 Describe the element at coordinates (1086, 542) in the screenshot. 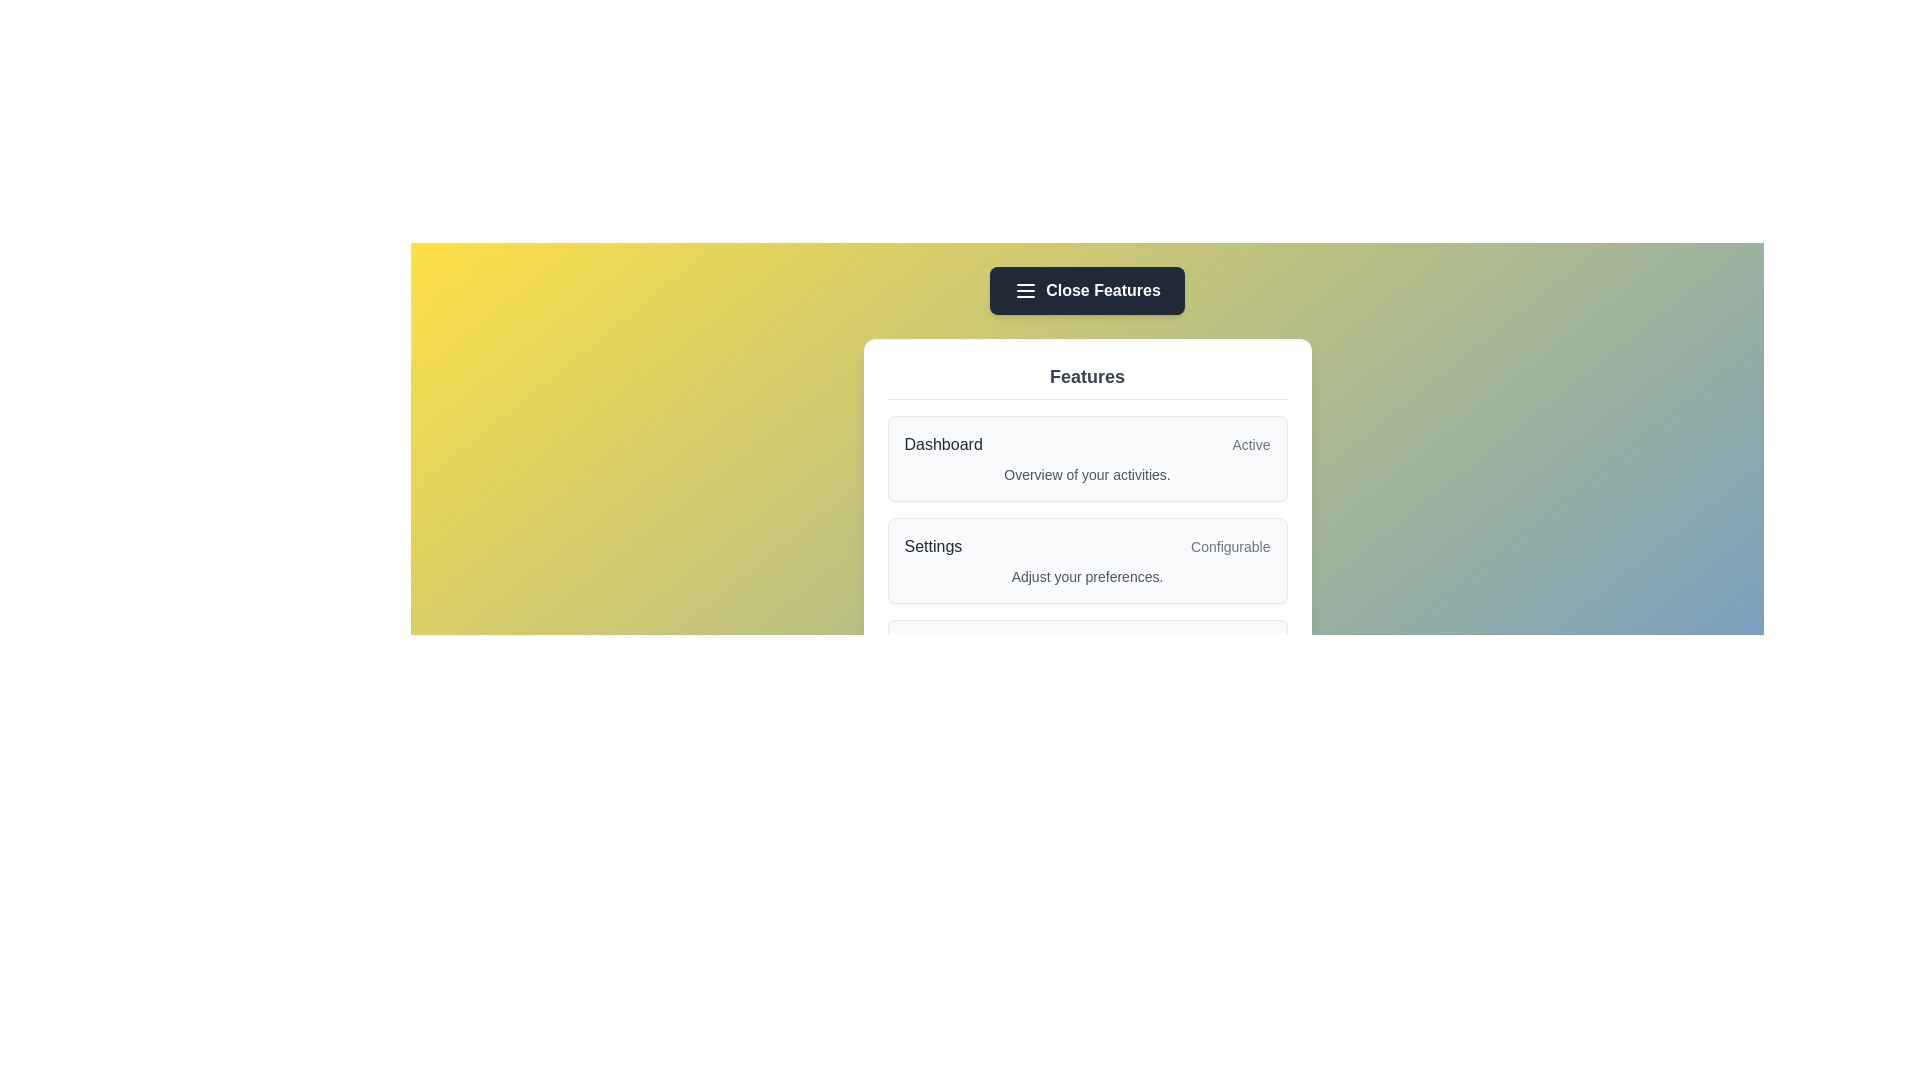

I see `information from the second informational card in the features list under the title 'Features' which provides details about 'Settings.'` at that location.